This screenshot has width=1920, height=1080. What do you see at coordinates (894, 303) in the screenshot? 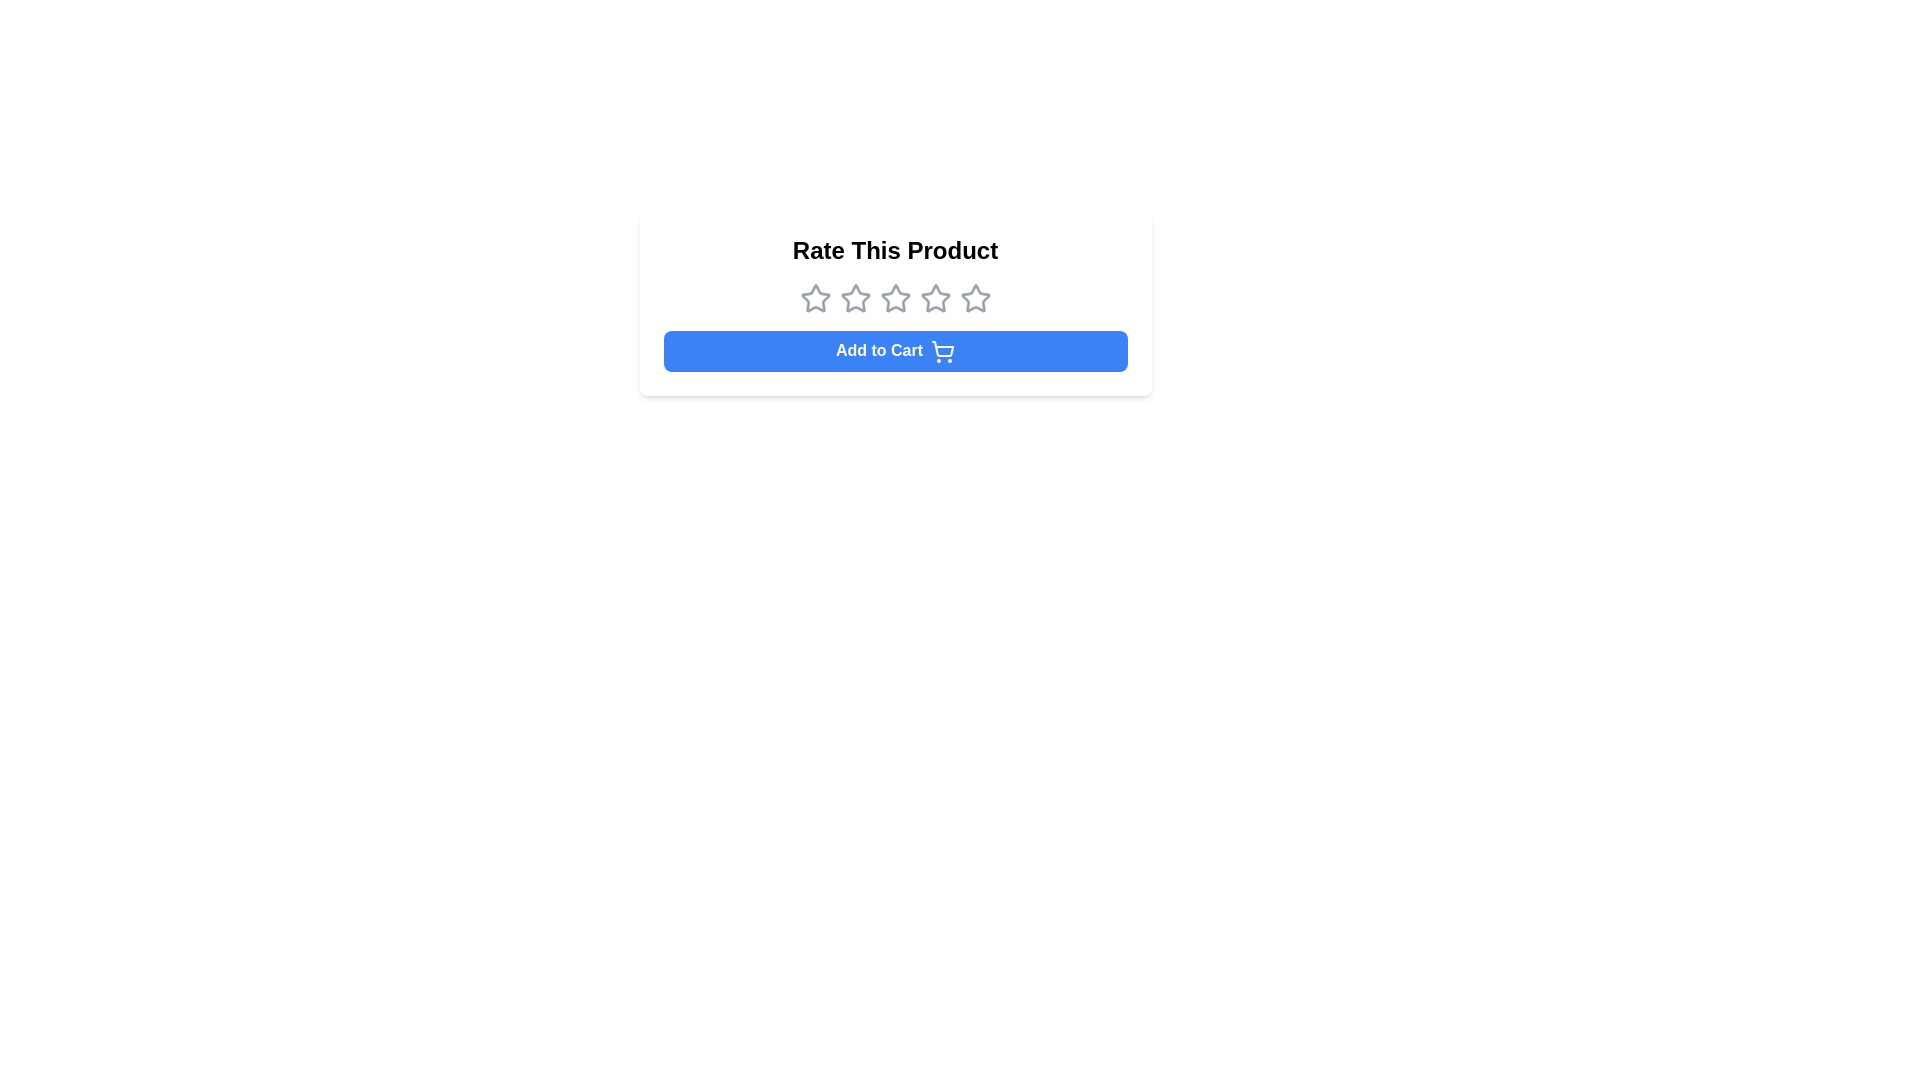
I see `the star rating element within the 'Rate This Product' card, which is a white card with rounded corners and a shadow effect, to rate the product` at bounding box center [894, 303].